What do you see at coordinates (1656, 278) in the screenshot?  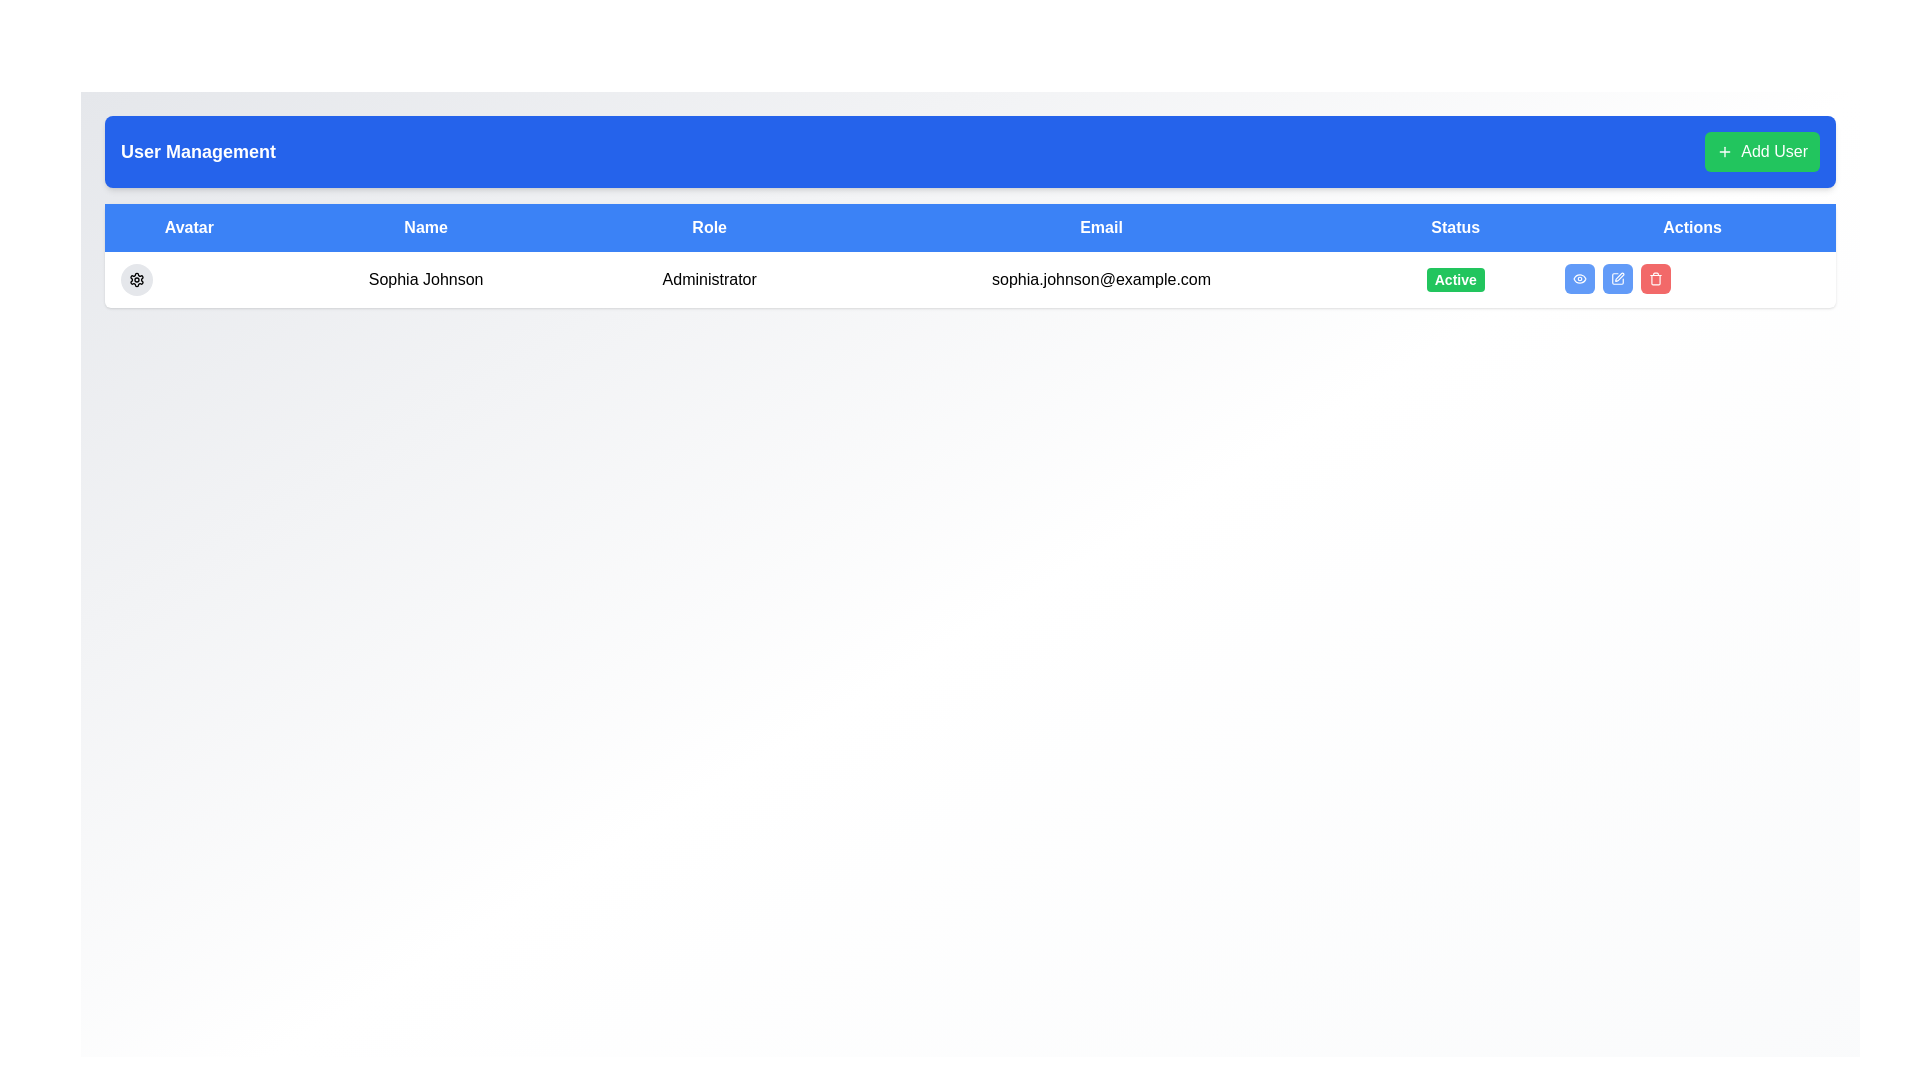 I see `the deletion icon located at the right end of the Actions column in the user management table` at bounding box center [1656, 278].